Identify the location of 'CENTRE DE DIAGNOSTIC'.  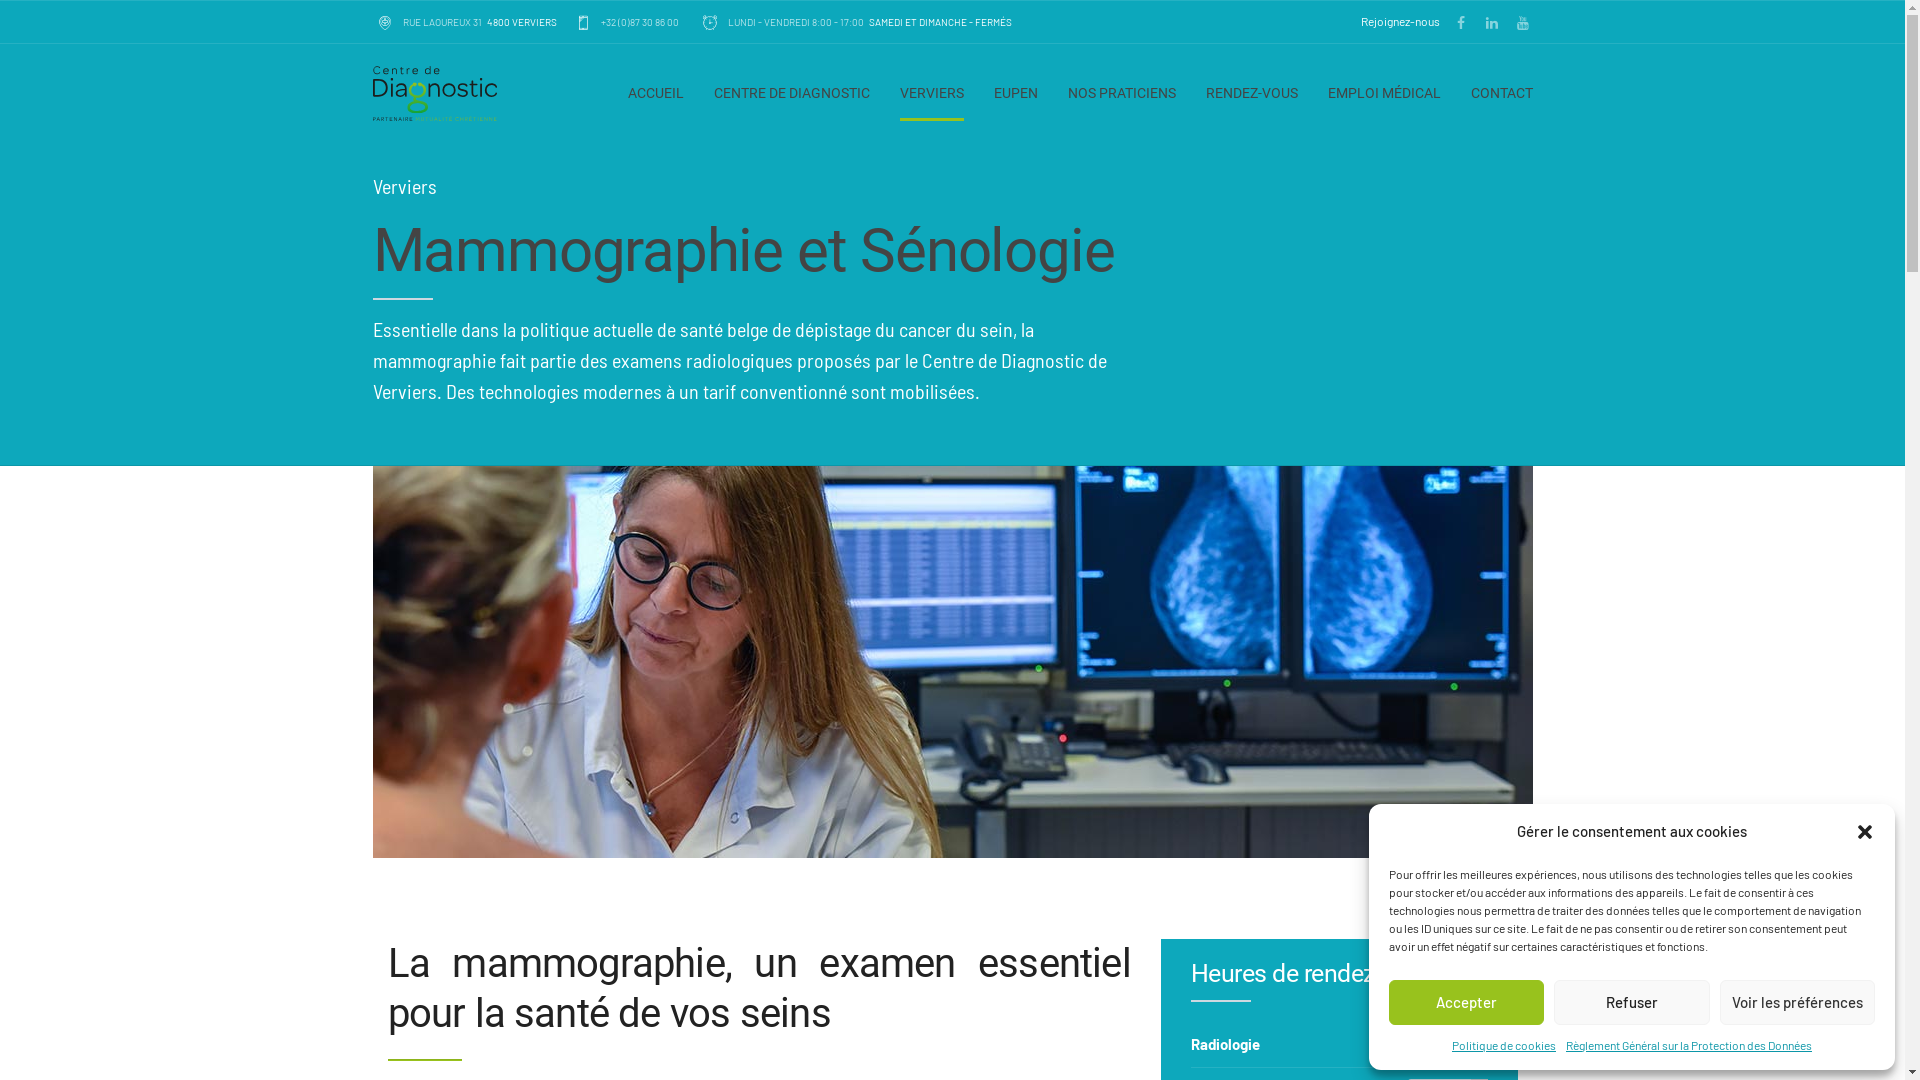
(791, 93).